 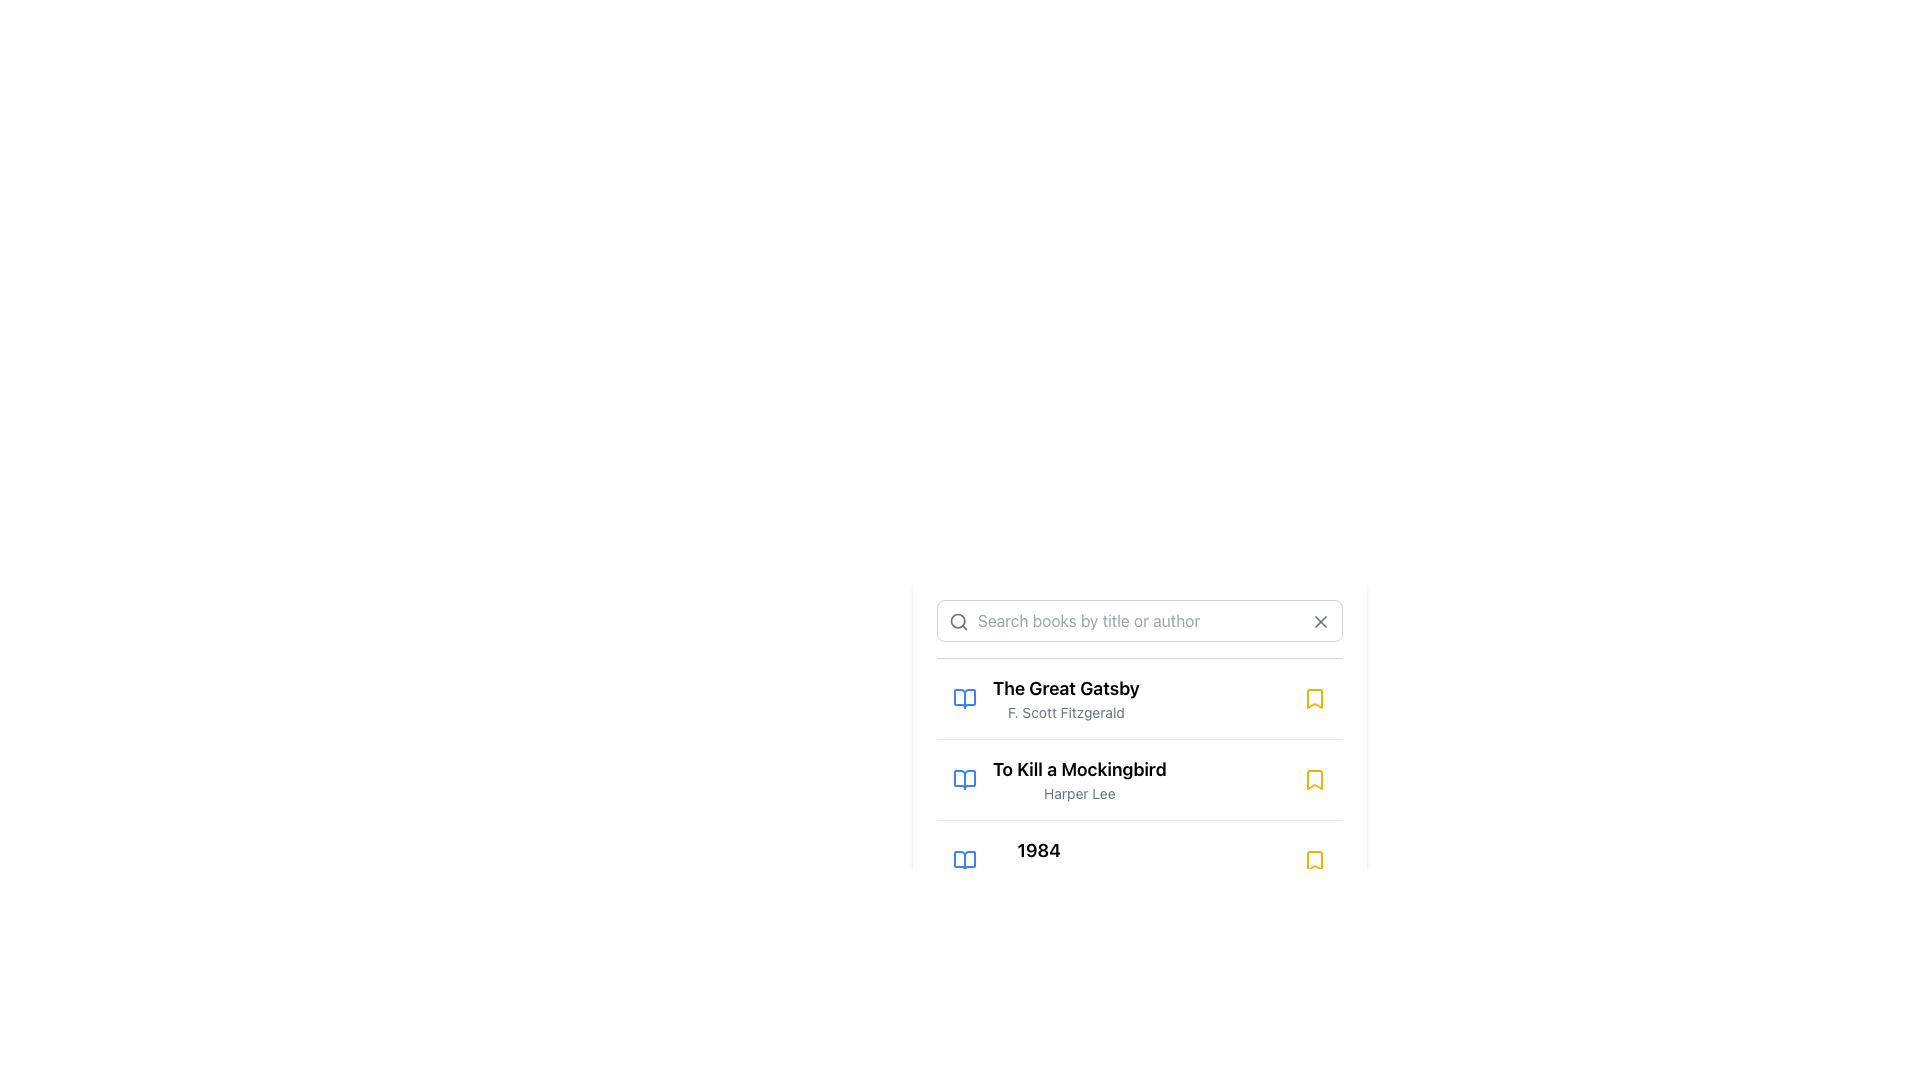 I want to click on the clear button located at the top-right corner of the search bar to observe a color change, so click(x=1320, y=620).